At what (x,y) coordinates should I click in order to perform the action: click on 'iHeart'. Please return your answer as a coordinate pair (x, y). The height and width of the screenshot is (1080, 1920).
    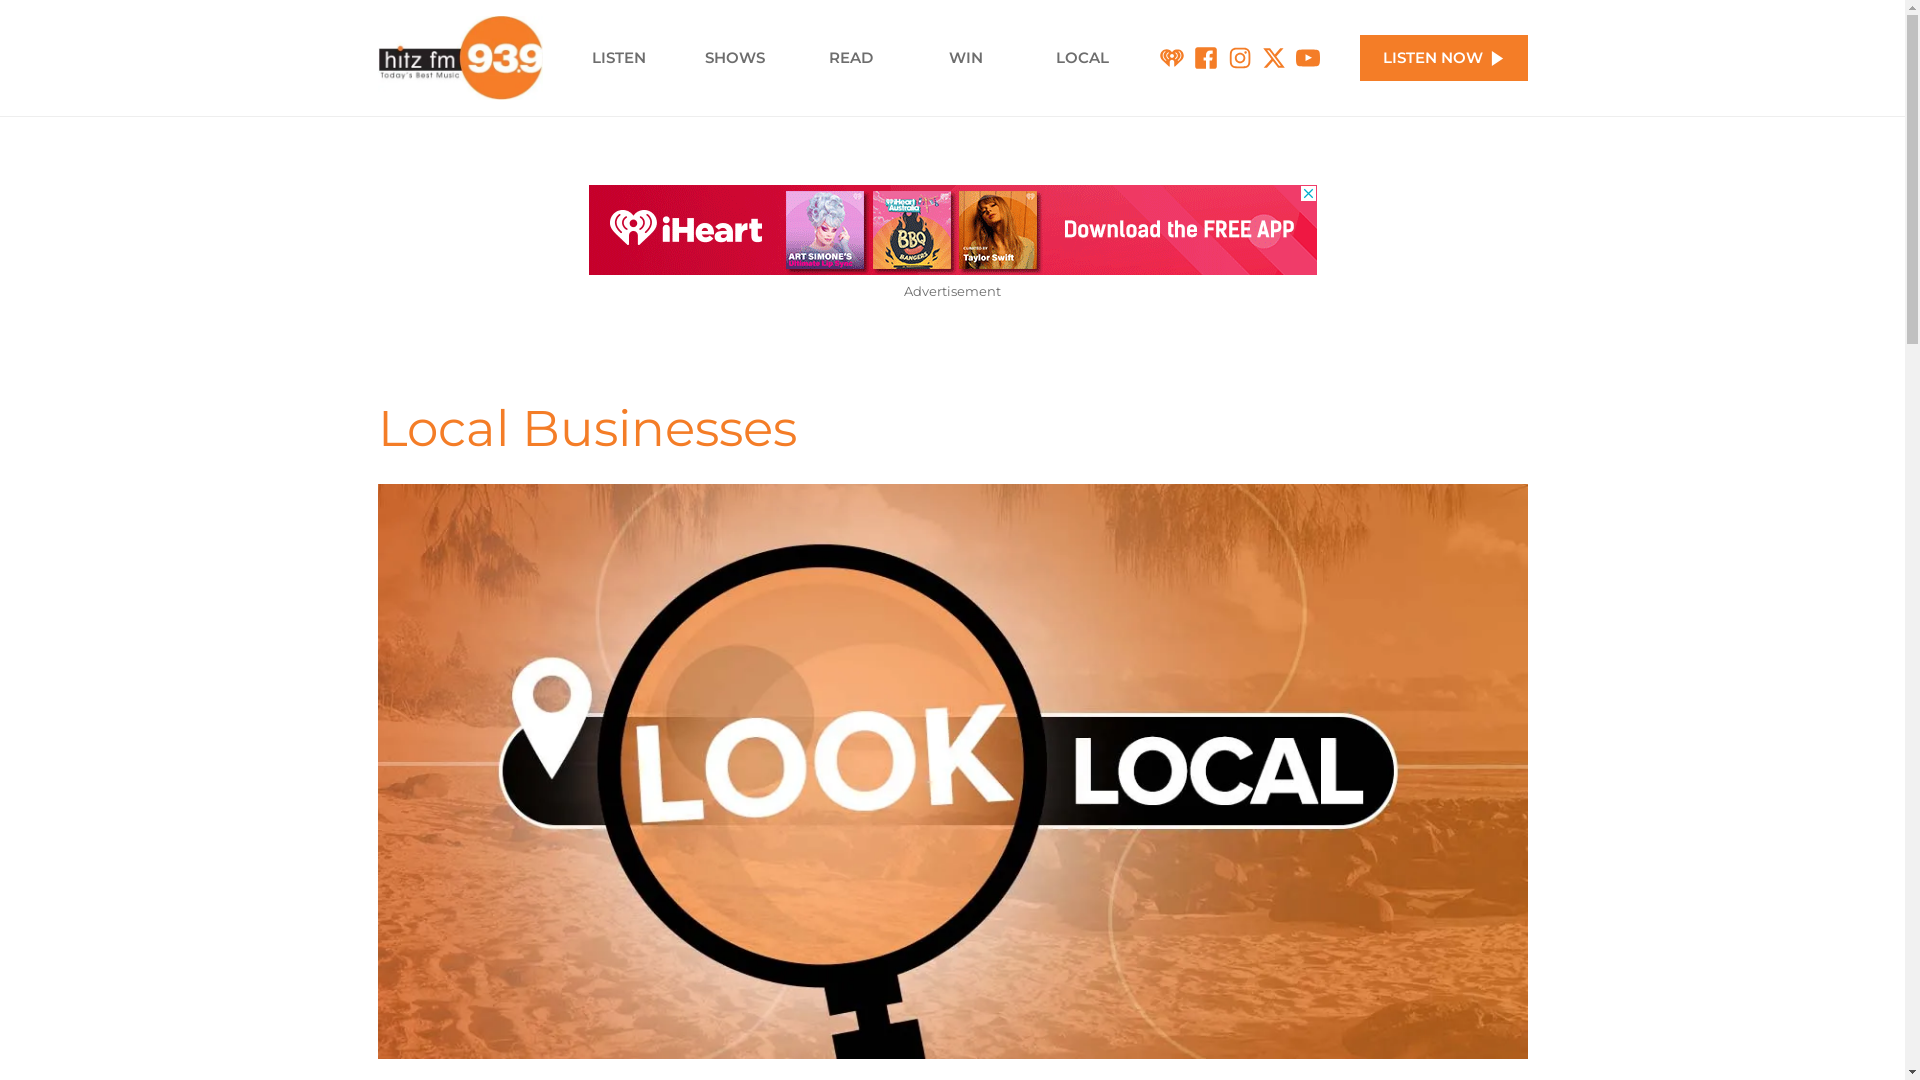
    Looking at the image, I should click on (1171, 57).